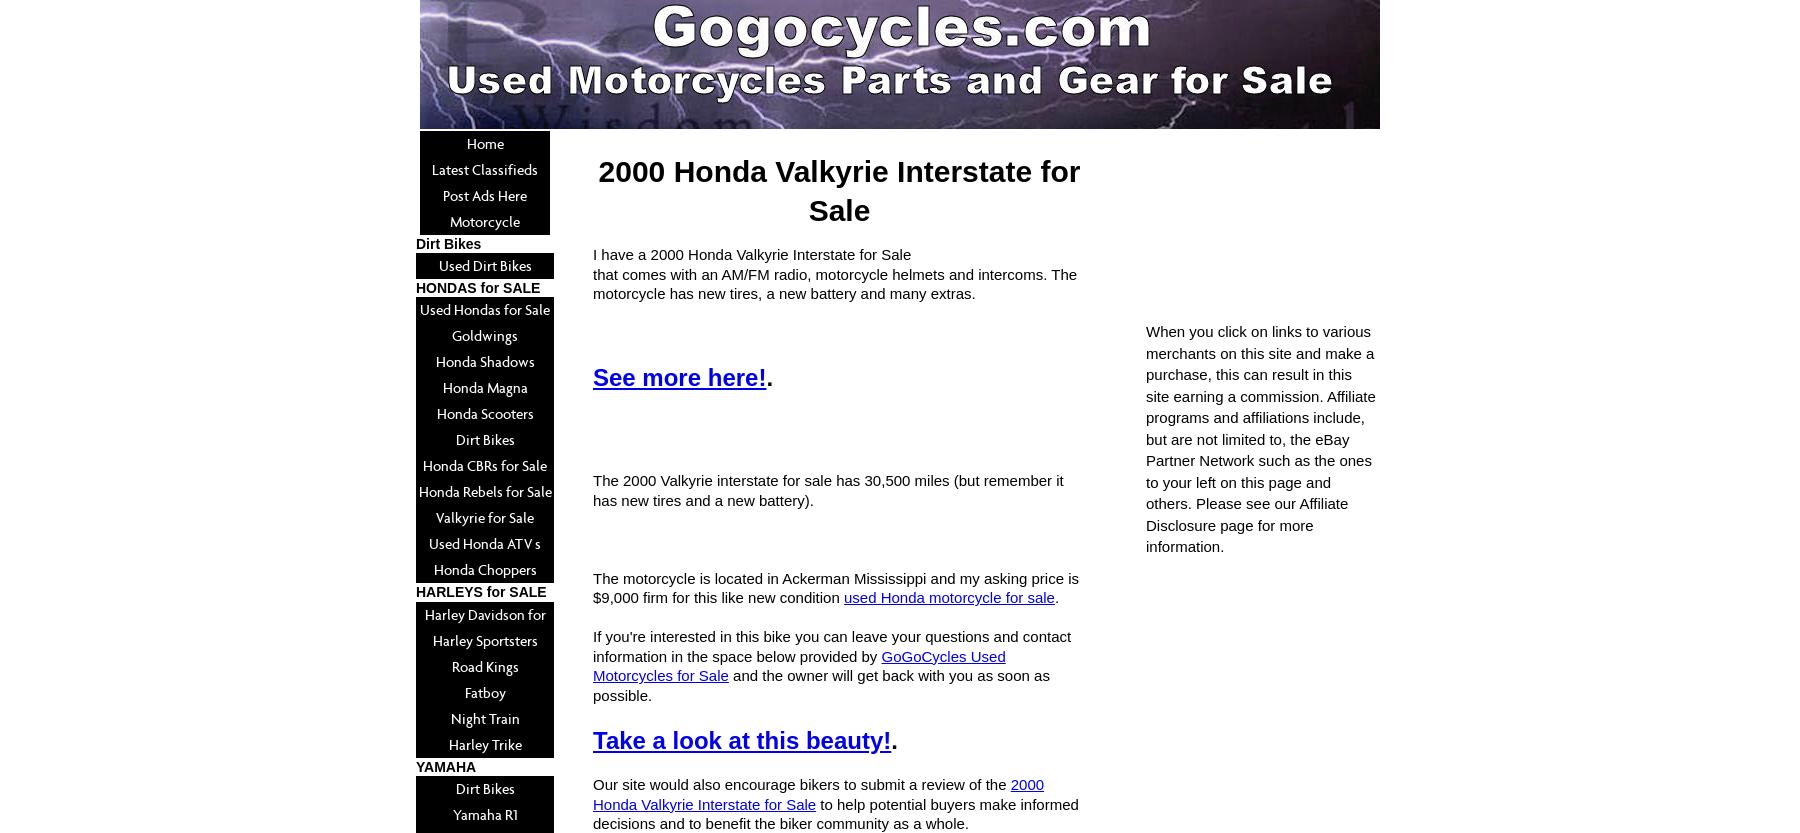 This screenshot has width=1800, height=833. What do you see at coordinates (592, 645) in the screenshot?
I see `'If you're interested in this bike you can leave your questions and contact information in the space below provided by'` at bounding box center [592, 645].